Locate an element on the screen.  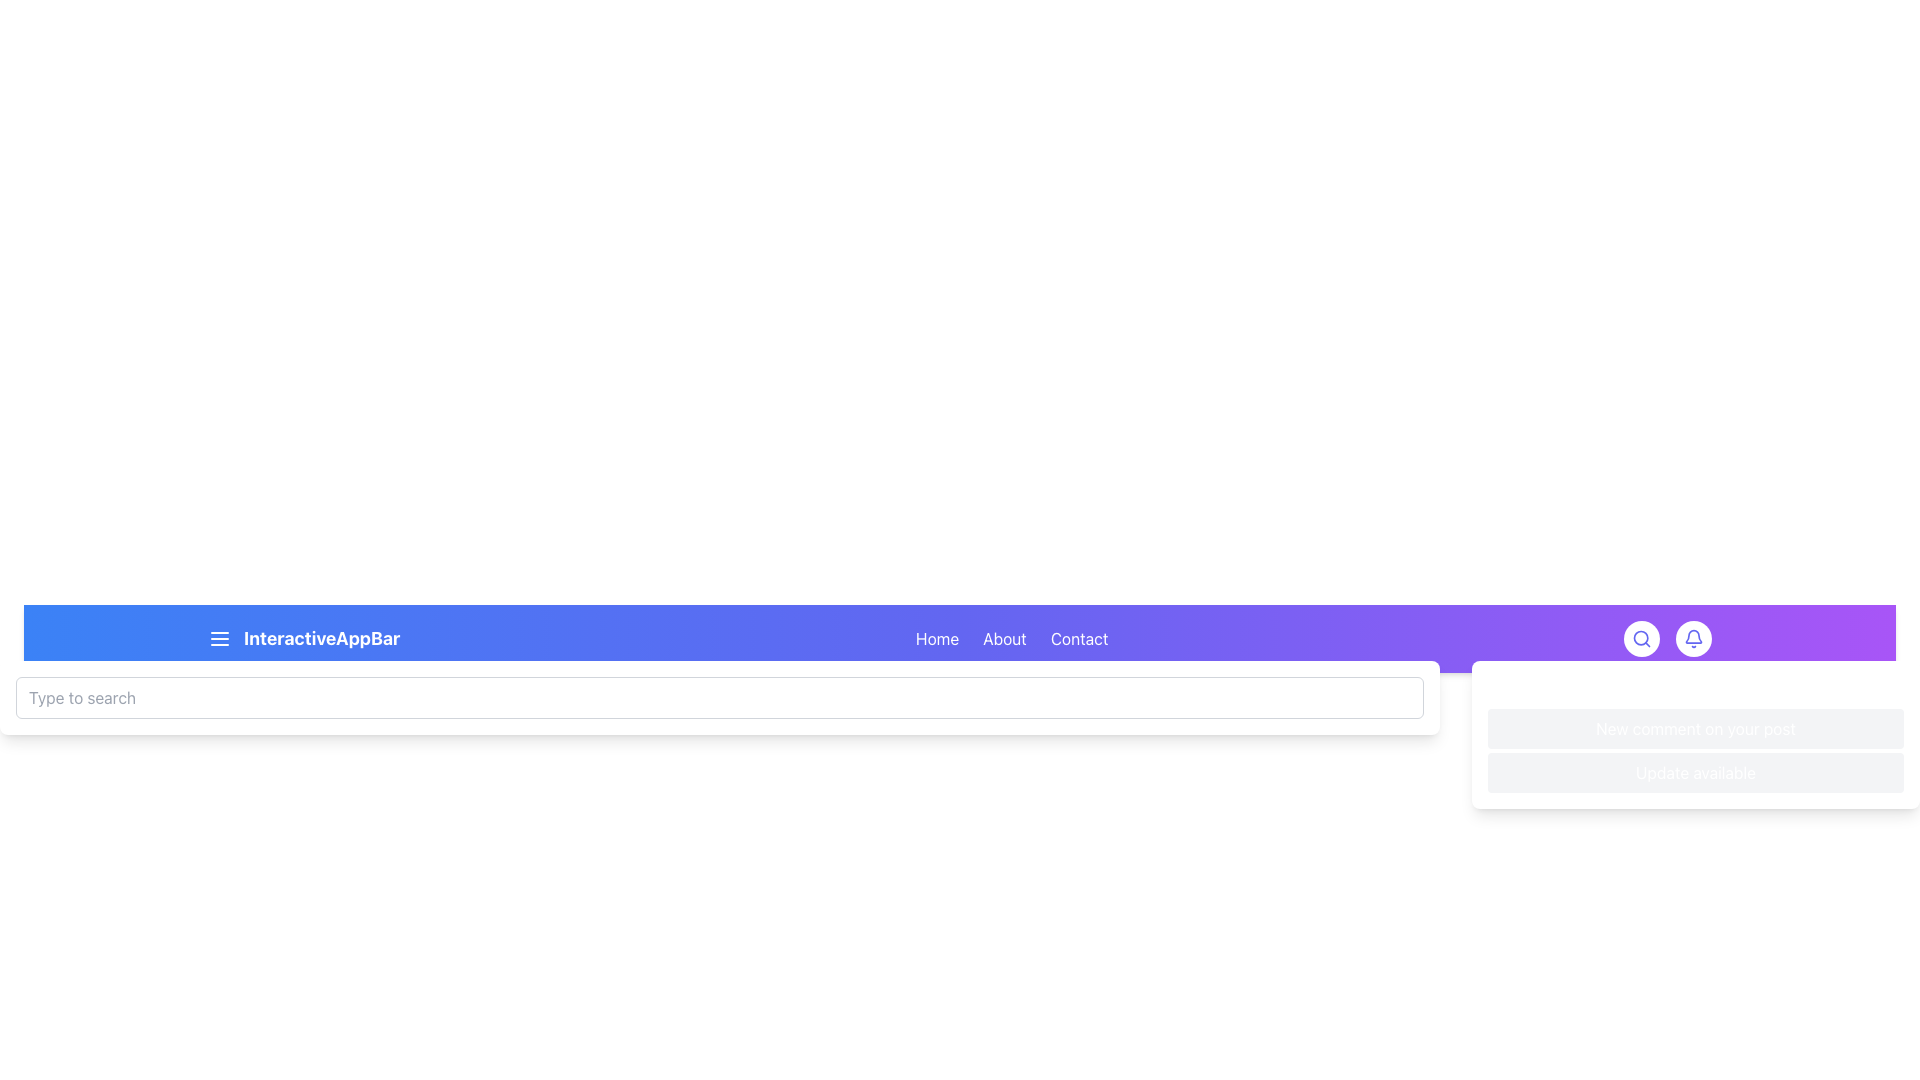
the notification icon located in the top-right corner of the interface is located at coordinates (1693, 639).